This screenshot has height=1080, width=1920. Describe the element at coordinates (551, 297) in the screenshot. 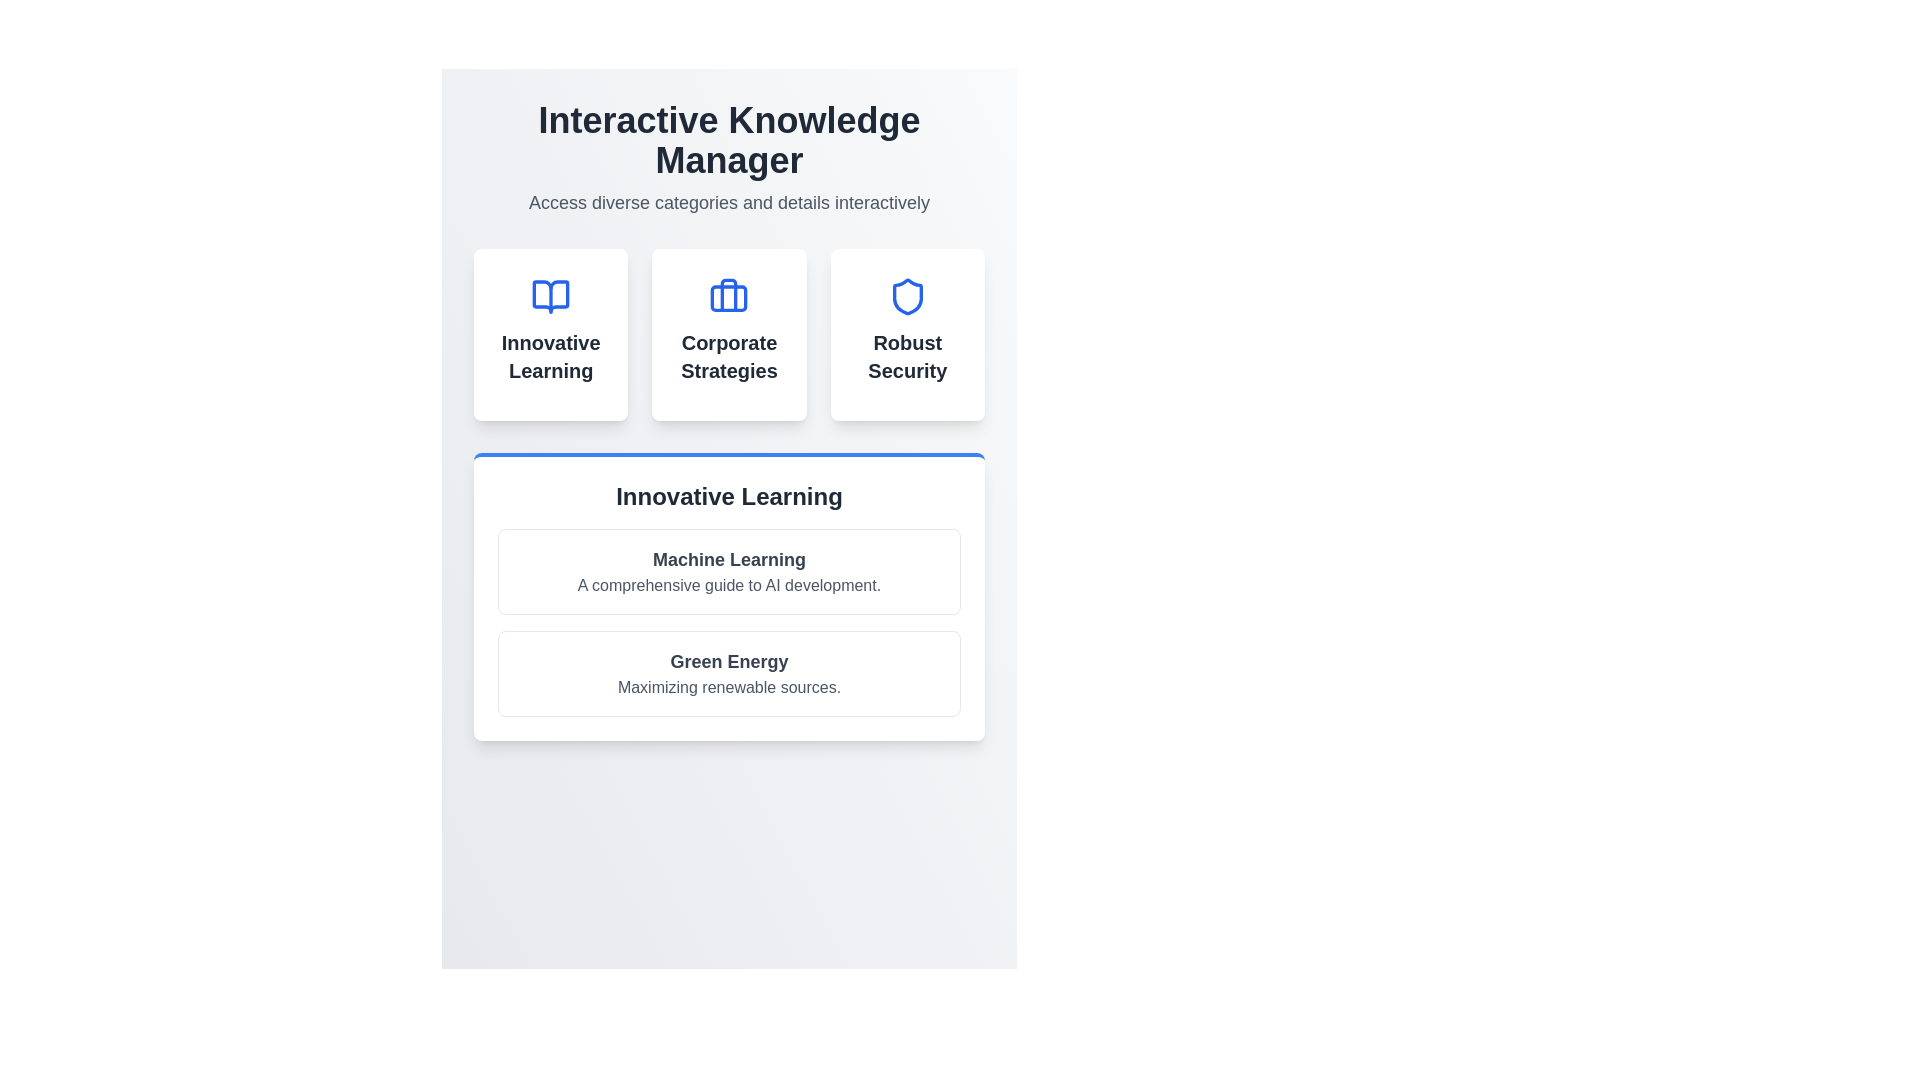

I see `the left half of the book icon in the 'Innovative Learning' card, which is styled with a blue outline and represents the left page of an open book` at that location.